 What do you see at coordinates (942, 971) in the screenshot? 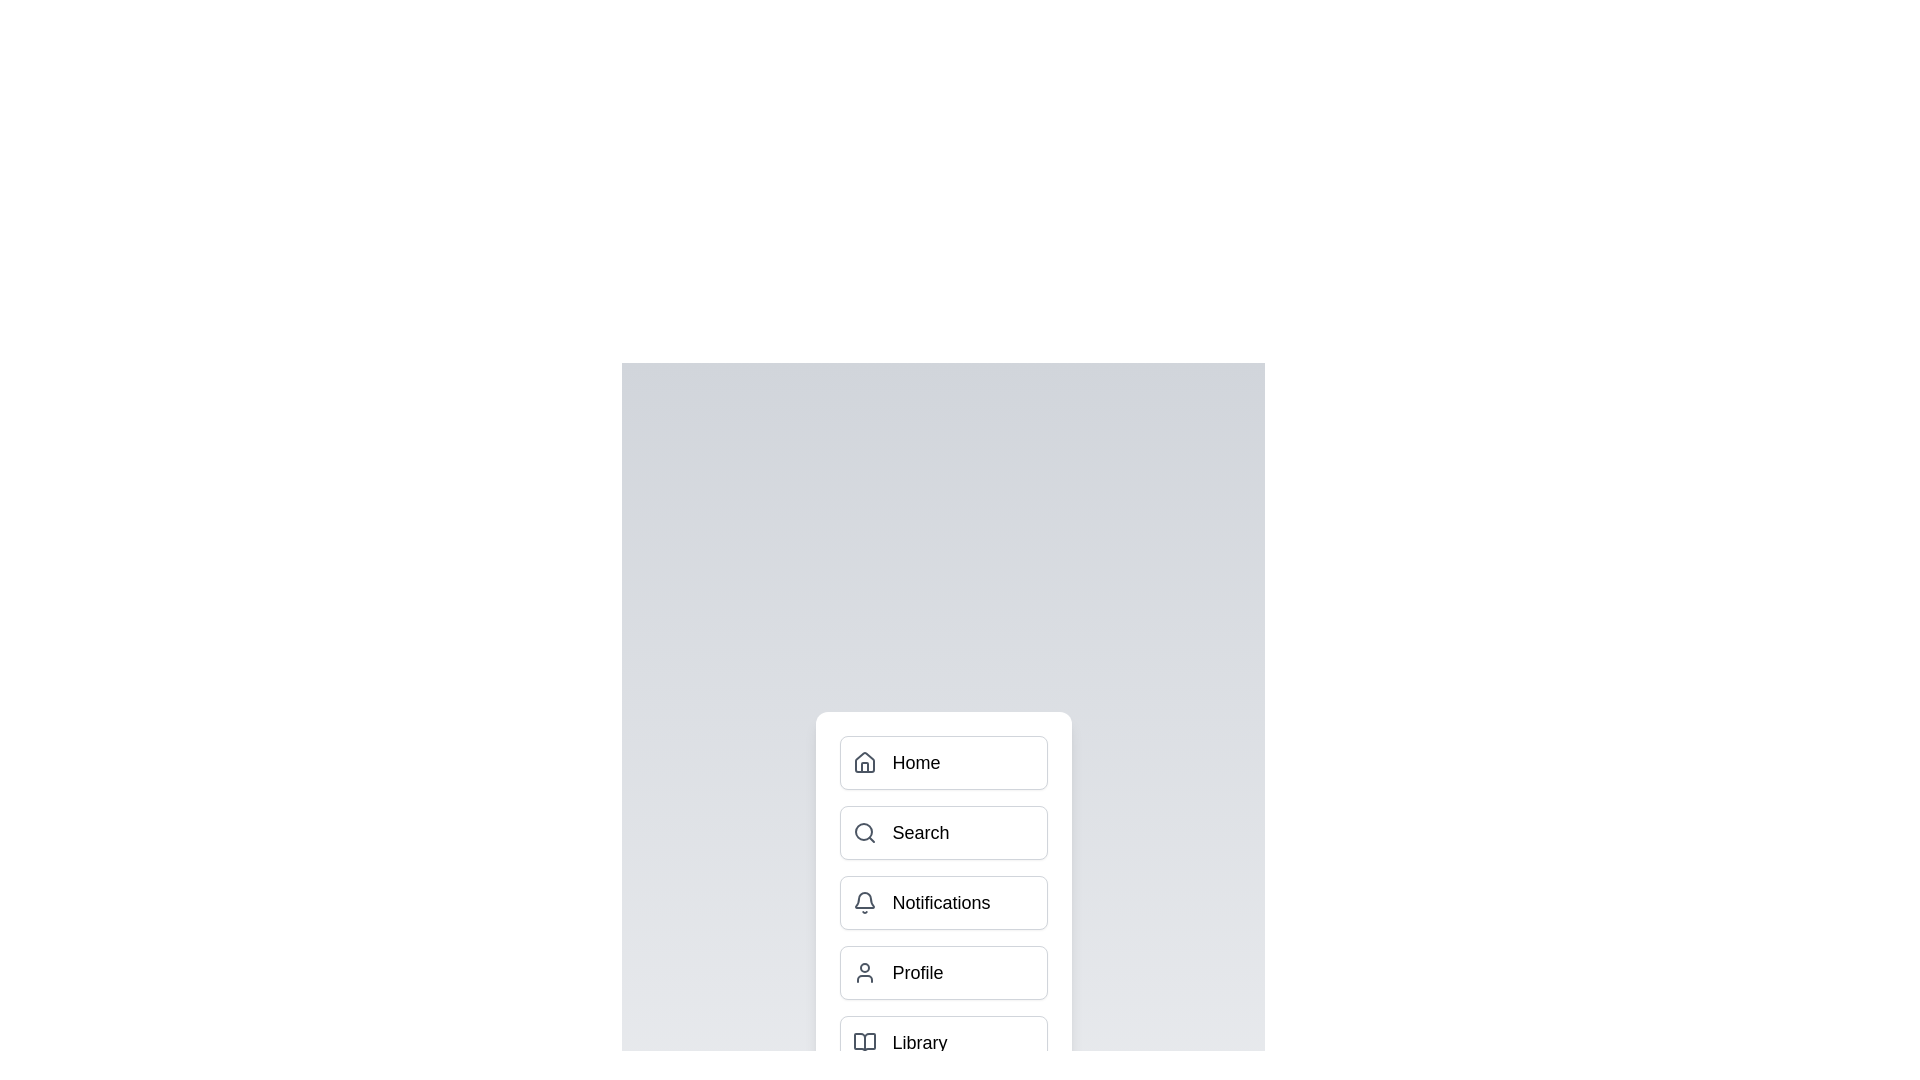
I see `the menu item button labeled Profile to toggle its submenu` at bounding box center [942, 971].